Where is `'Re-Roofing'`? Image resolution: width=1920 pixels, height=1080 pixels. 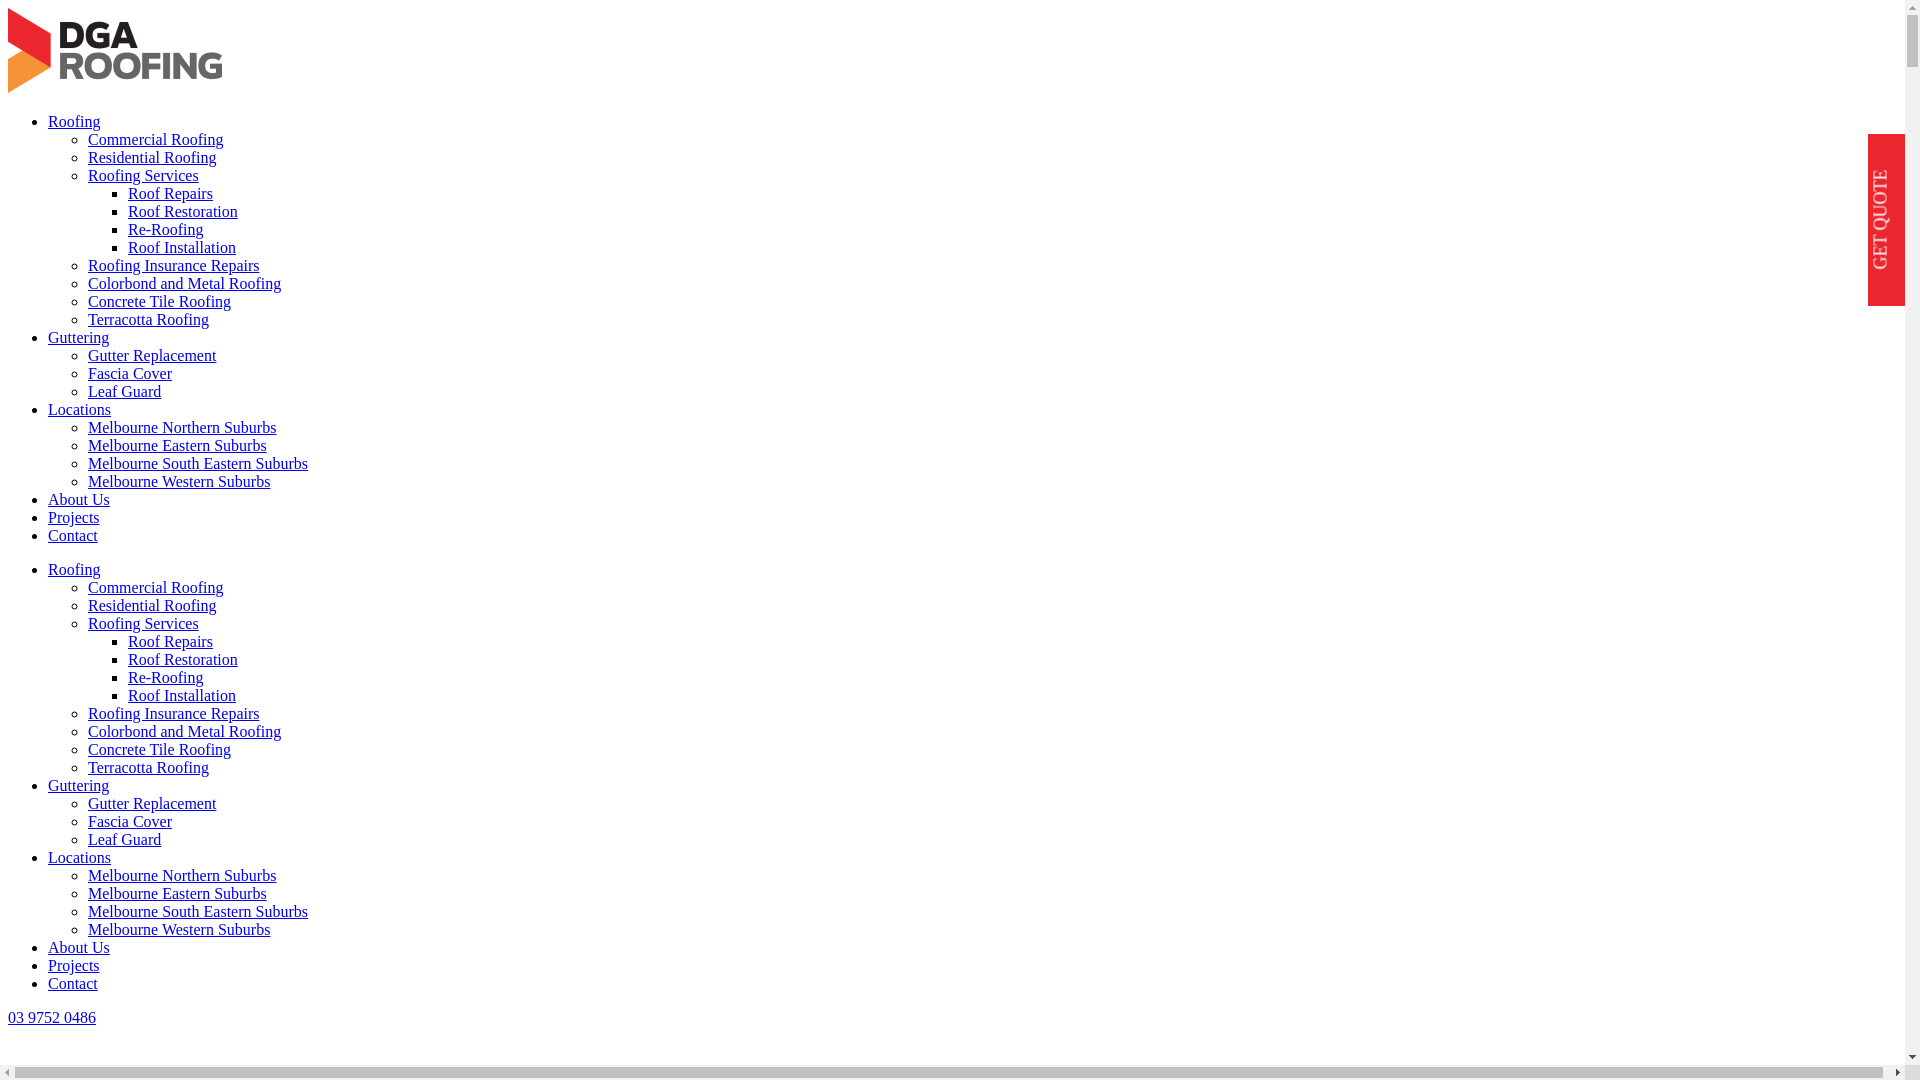 'Re-Roofing' is located at coordinates (166, 228).